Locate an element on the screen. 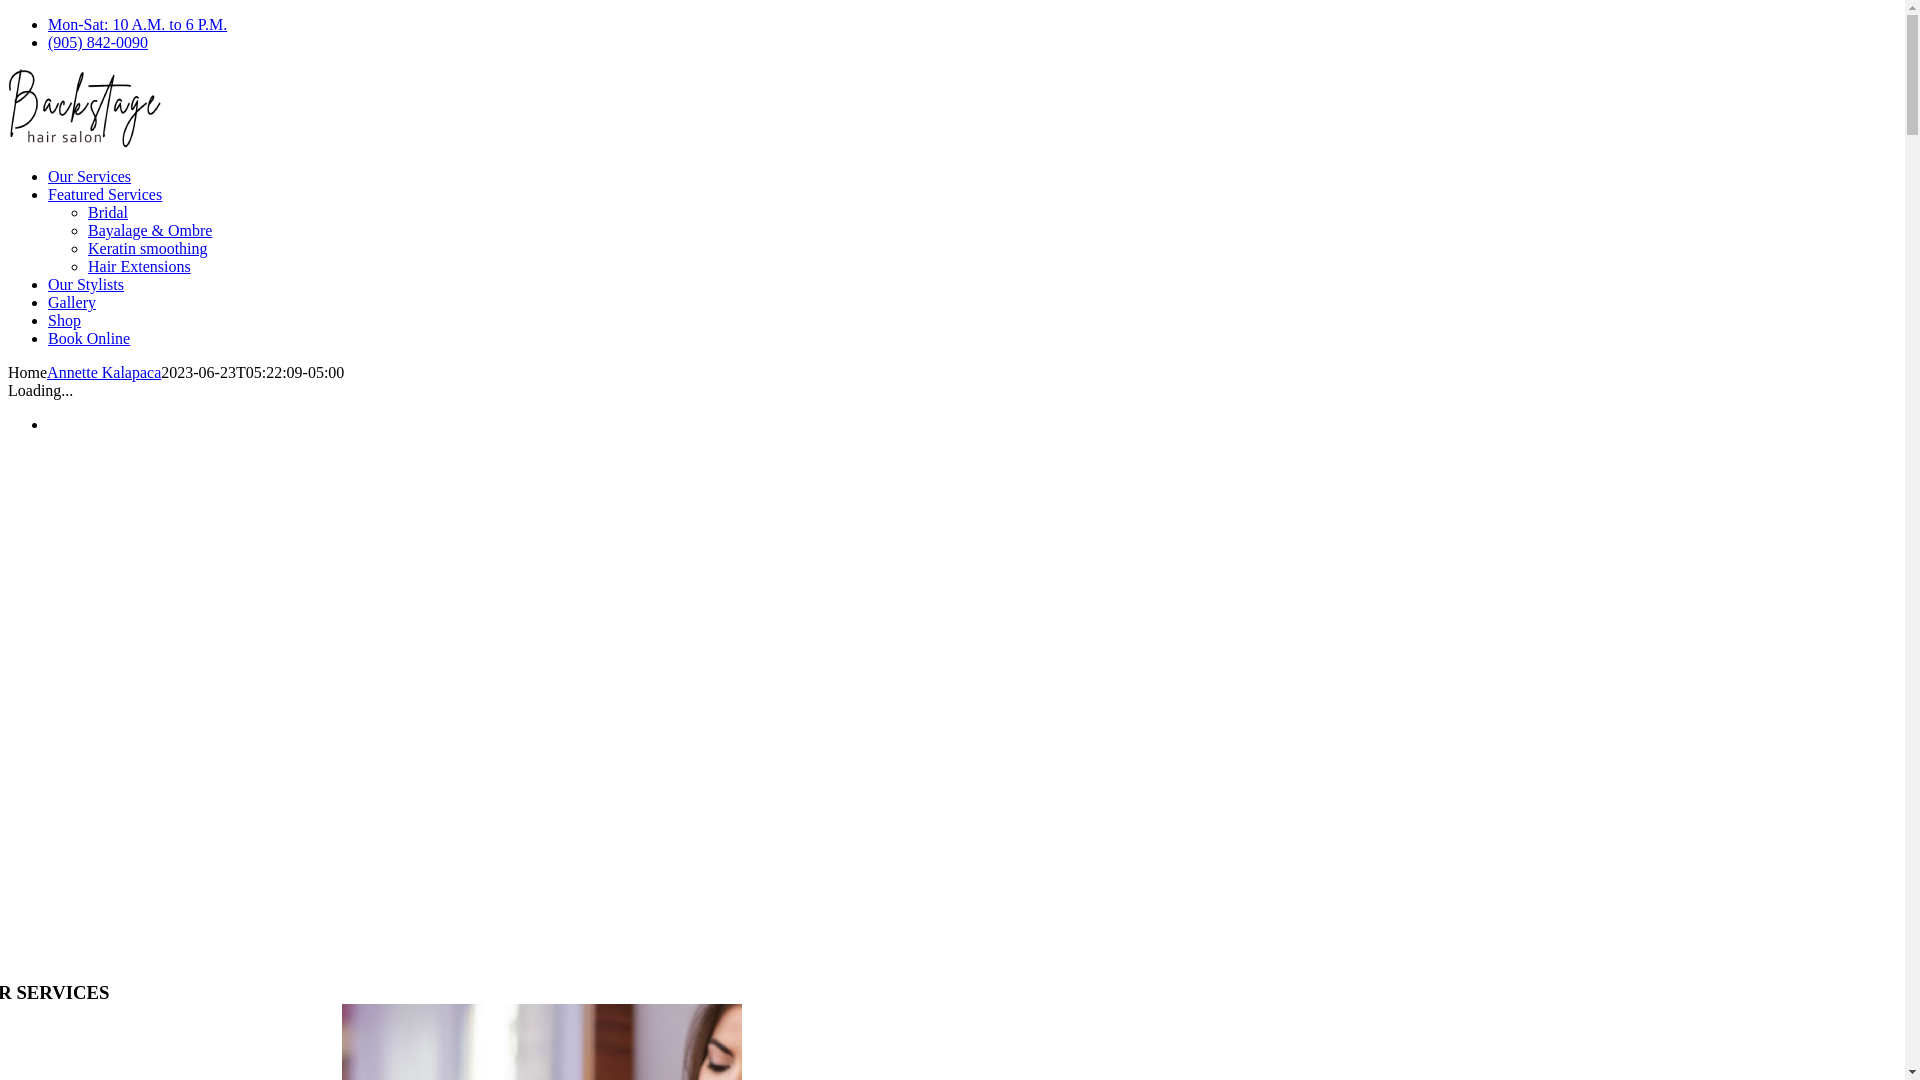  'Skip to content' is located at coordinates (6, 15).